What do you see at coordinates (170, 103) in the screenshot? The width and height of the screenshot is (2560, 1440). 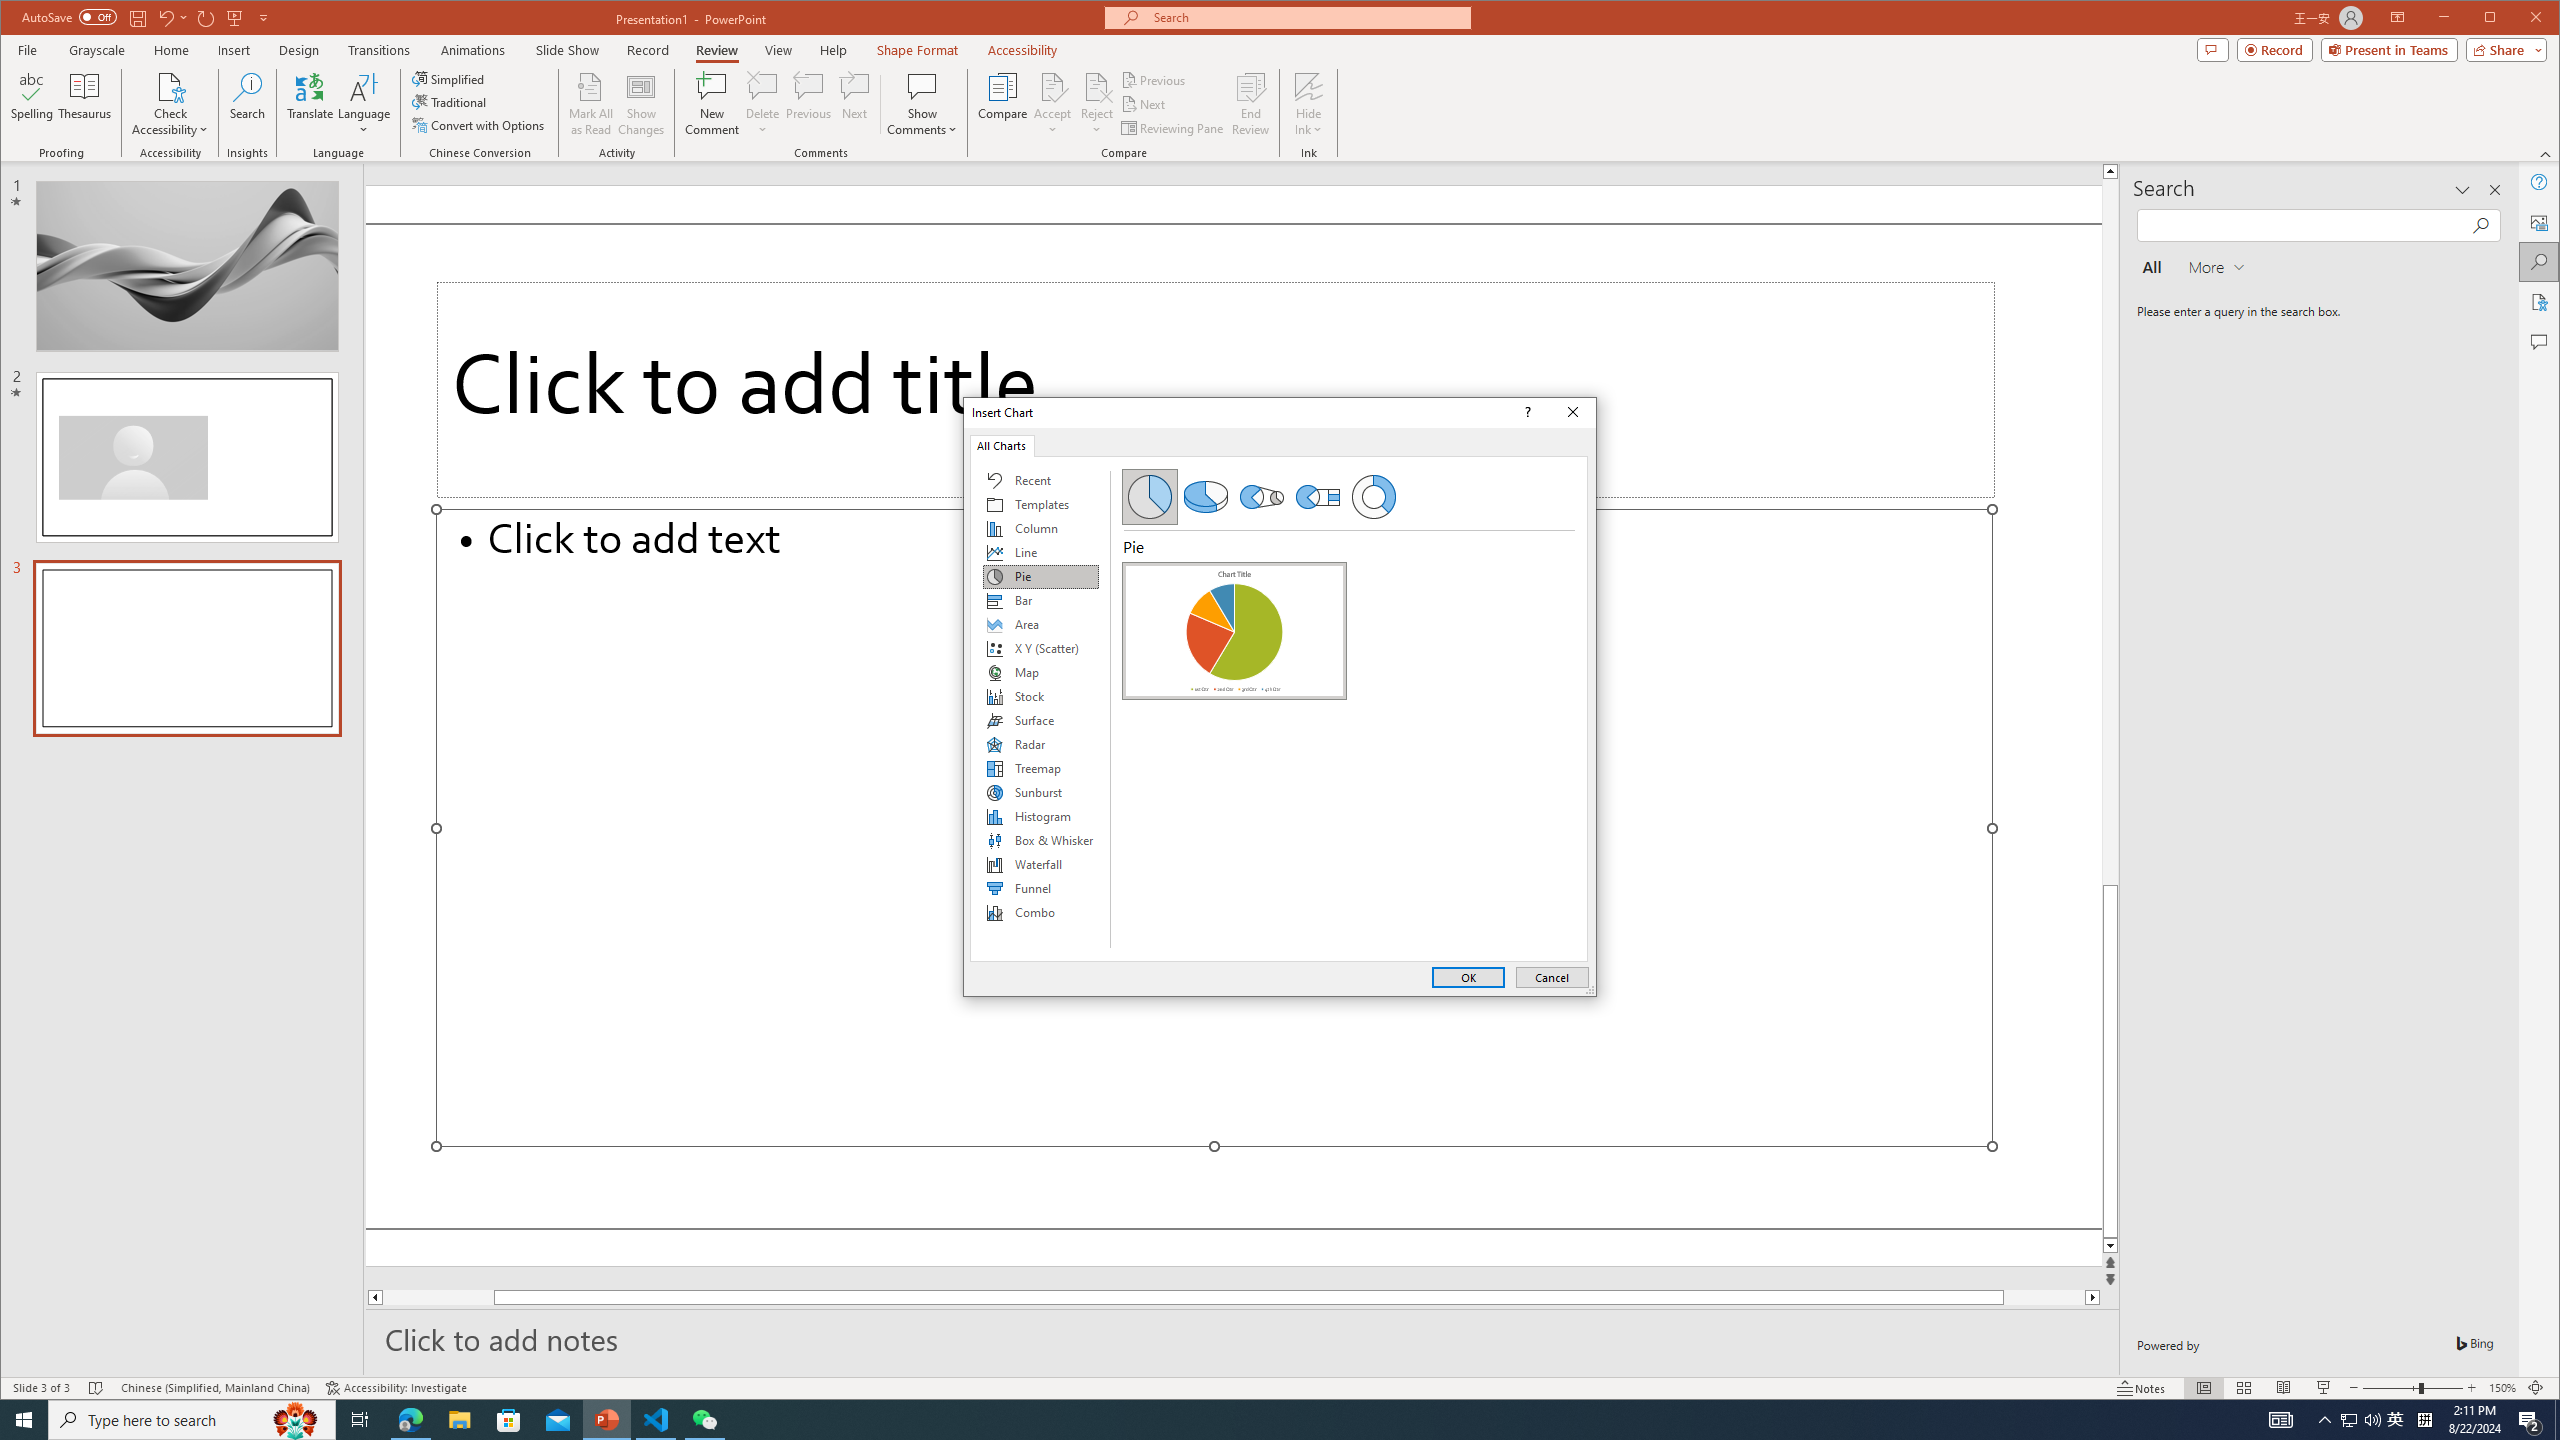 I see `'Check Accessibility'` at bounding box center [170, 103].